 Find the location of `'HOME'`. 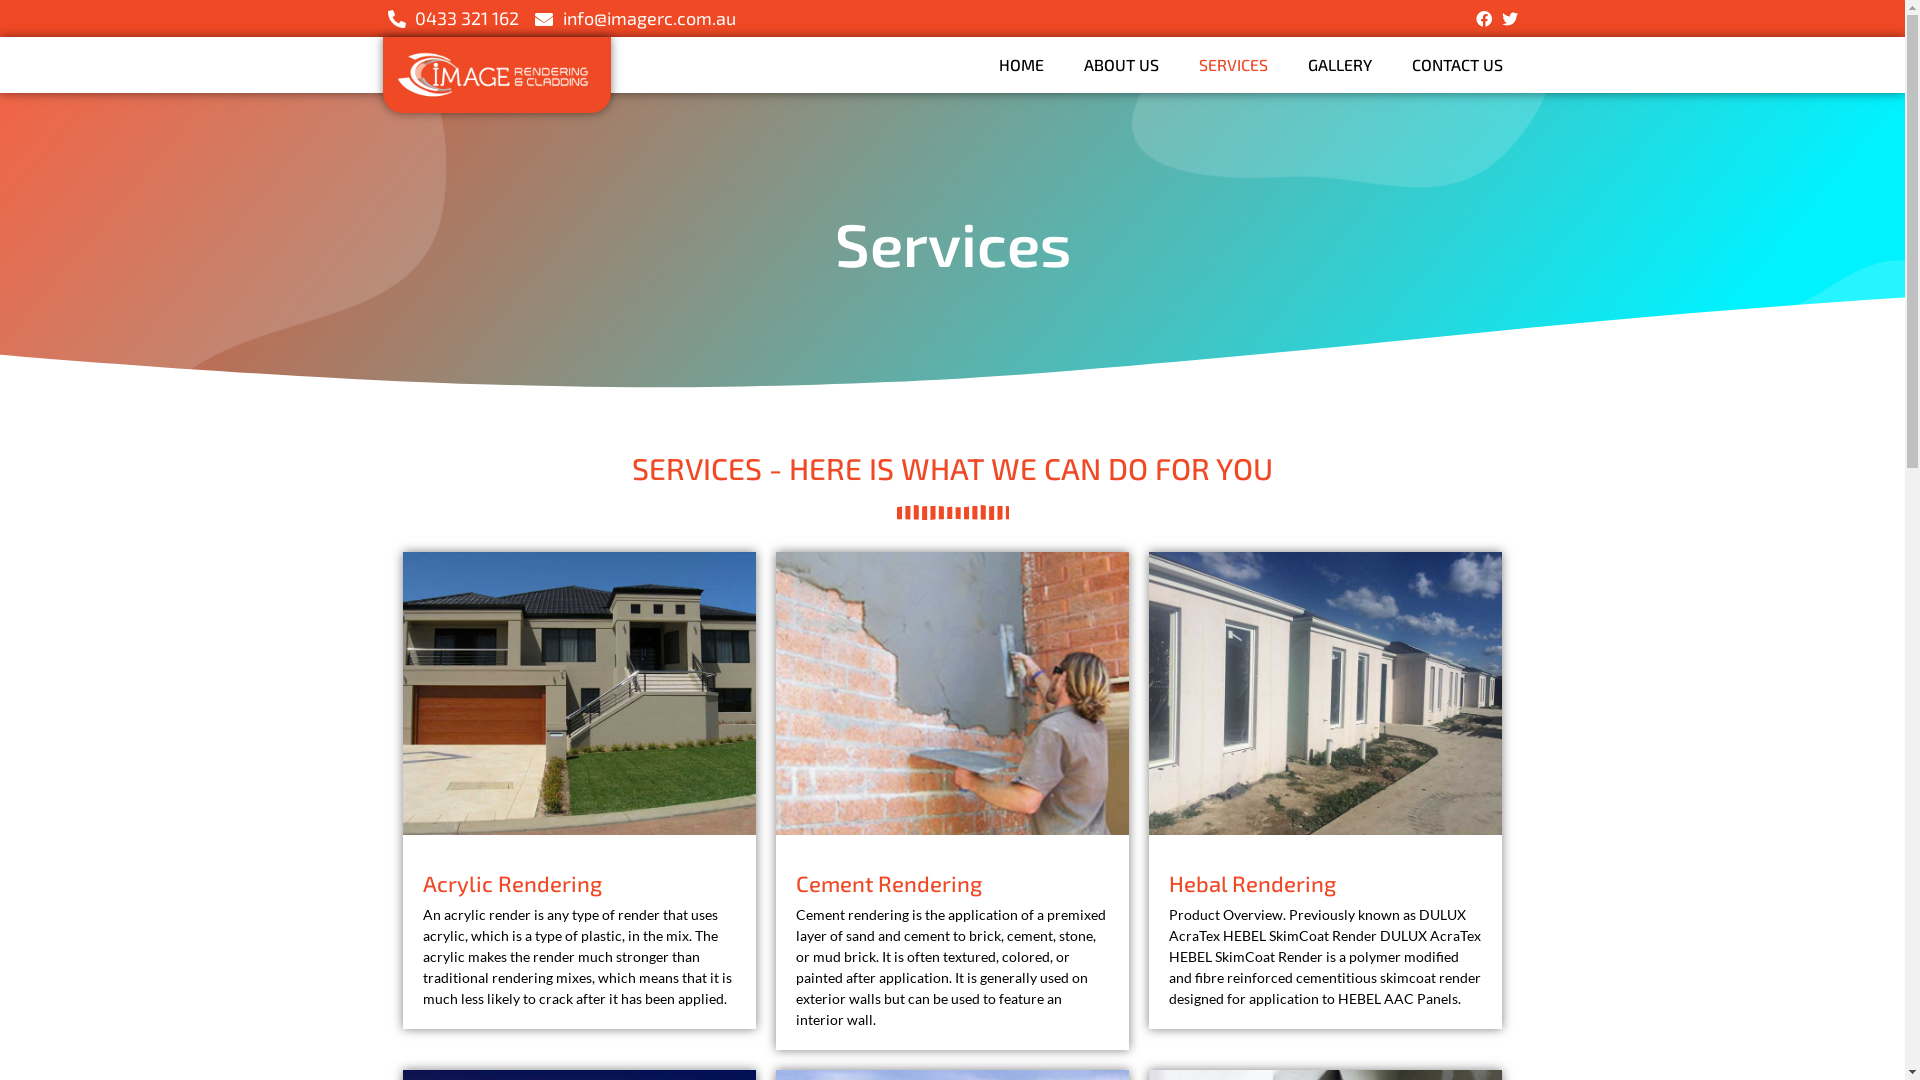

'HOME' is located at coordinates (1020, 64).